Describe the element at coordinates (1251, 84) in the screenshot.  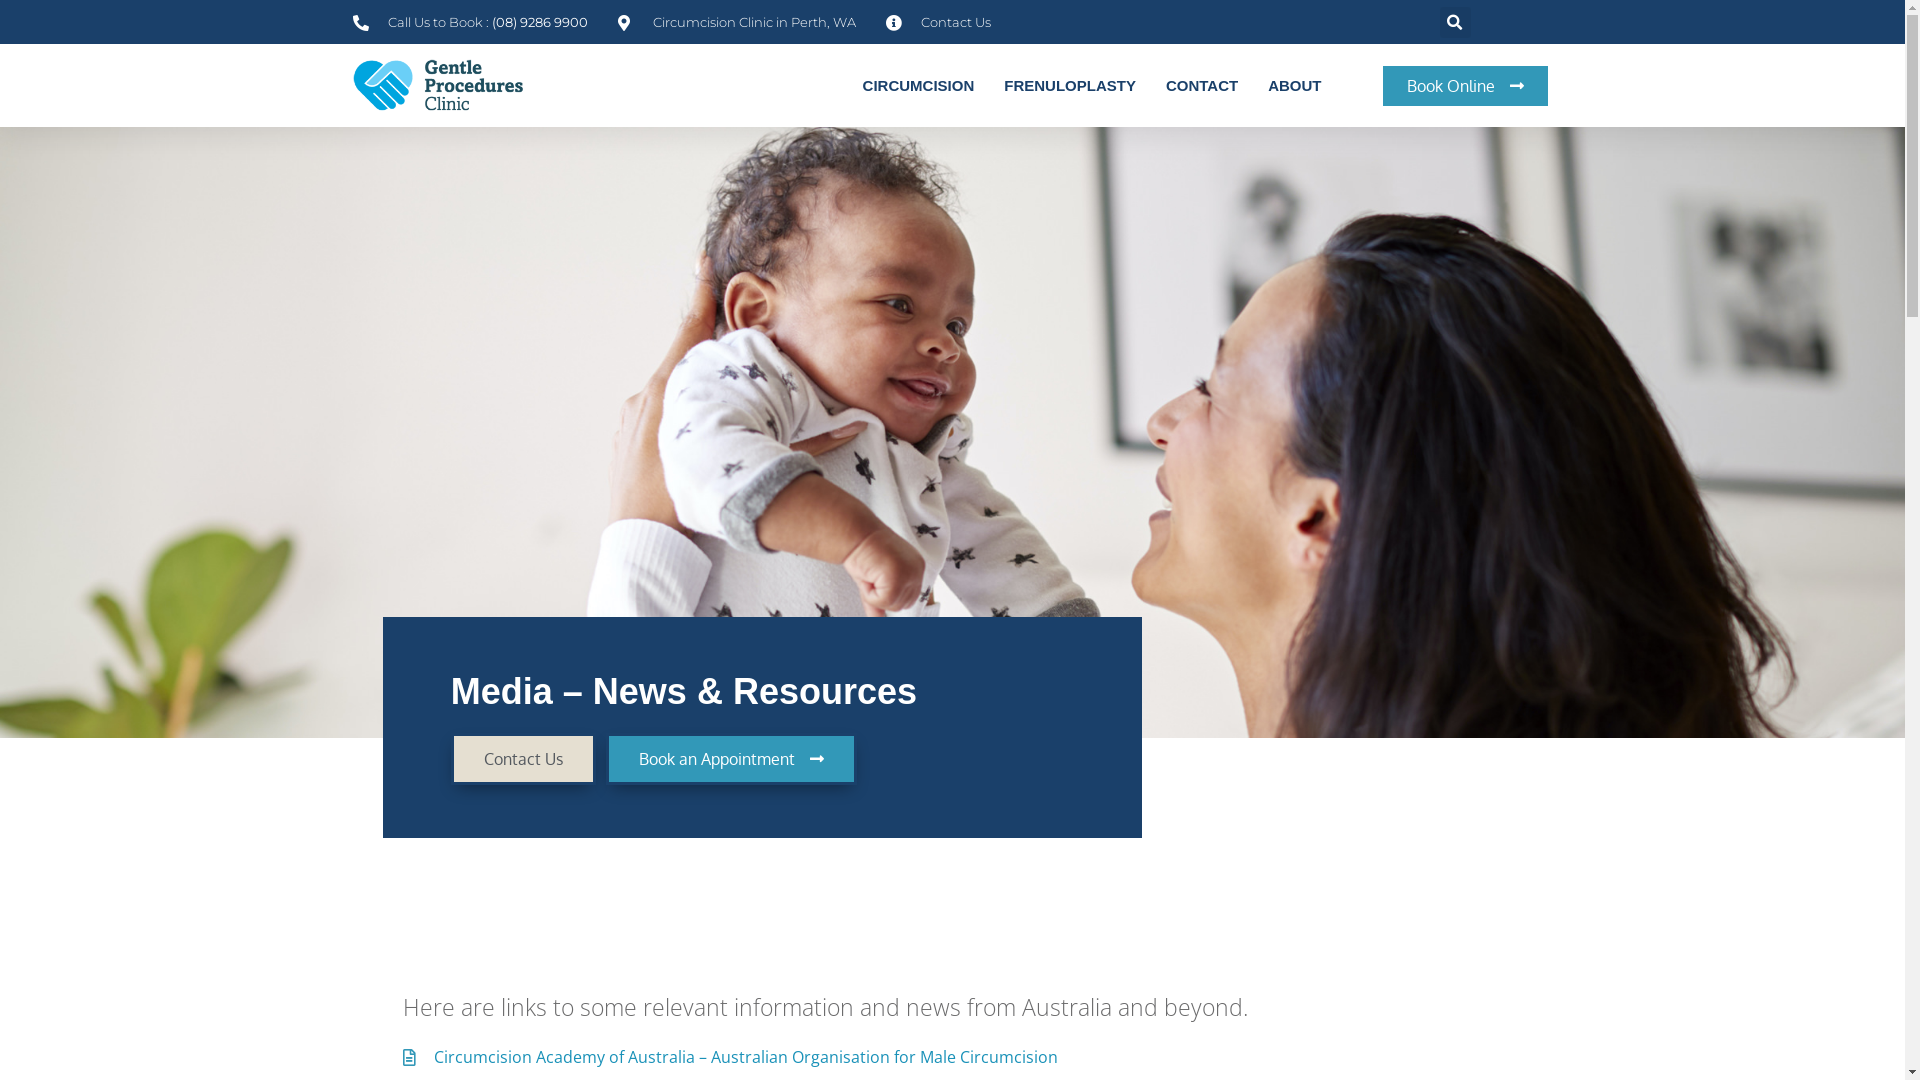
I see `'ABOUT'` at that location.